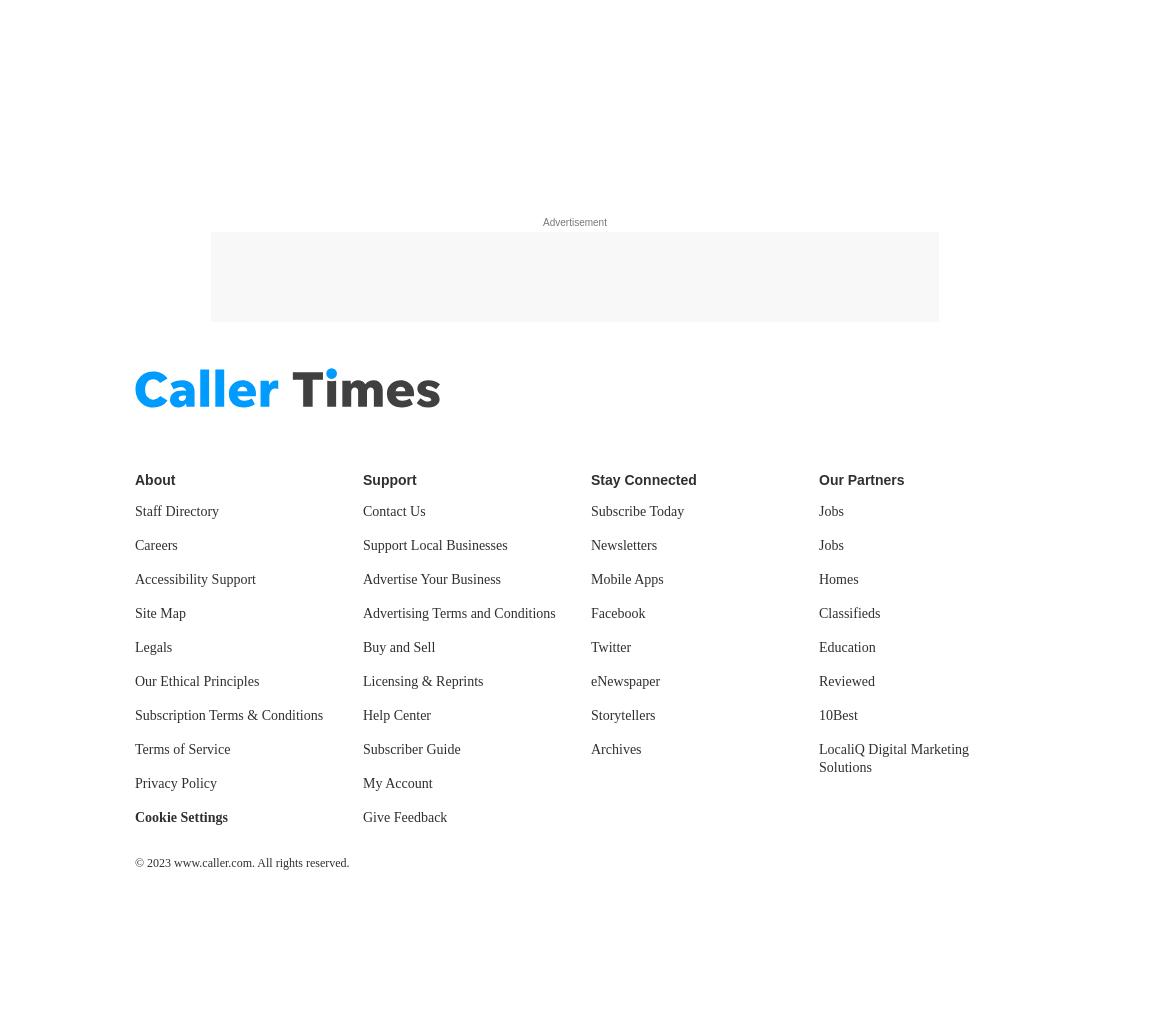 This screenshot has width=1150, height=1014. I want to click on 'Mobile Apps', so click(625, 578).